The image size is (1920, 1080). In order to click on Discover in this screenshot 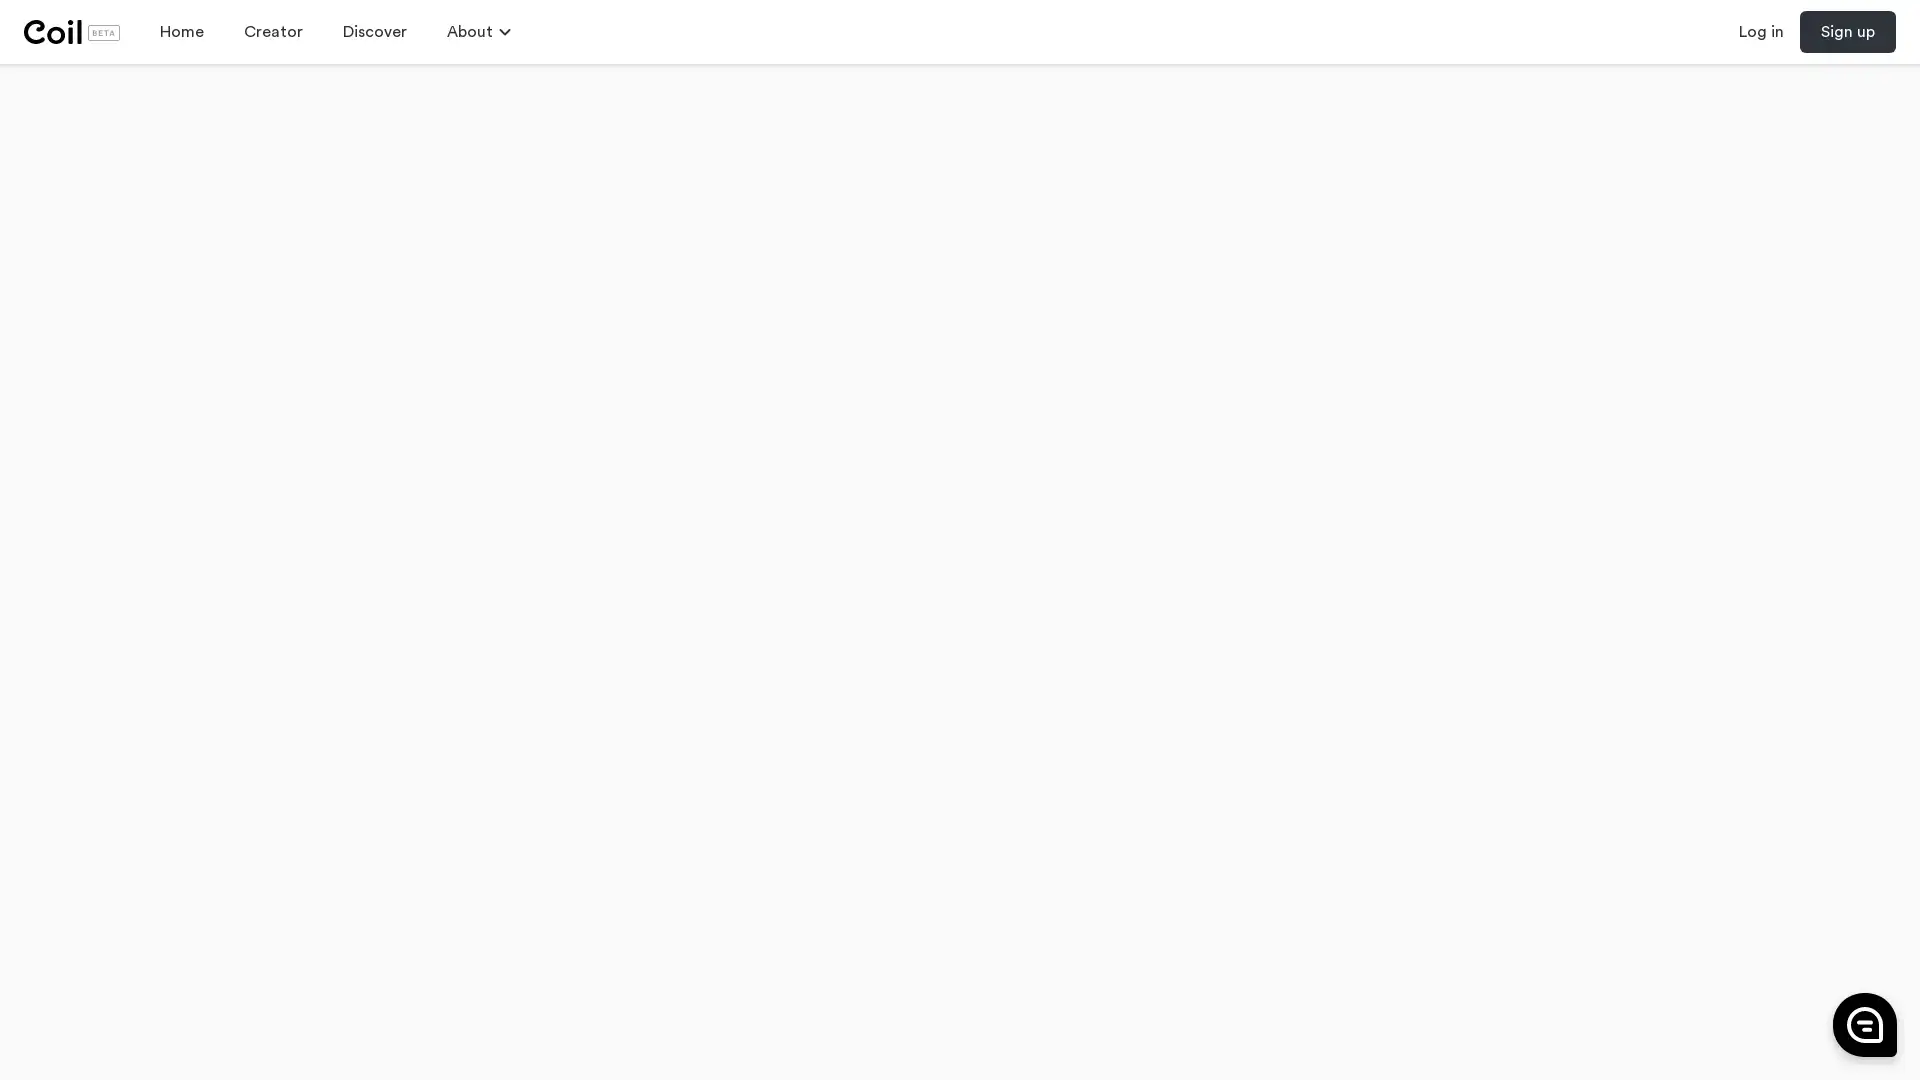, I will do `click(374, 31)`.